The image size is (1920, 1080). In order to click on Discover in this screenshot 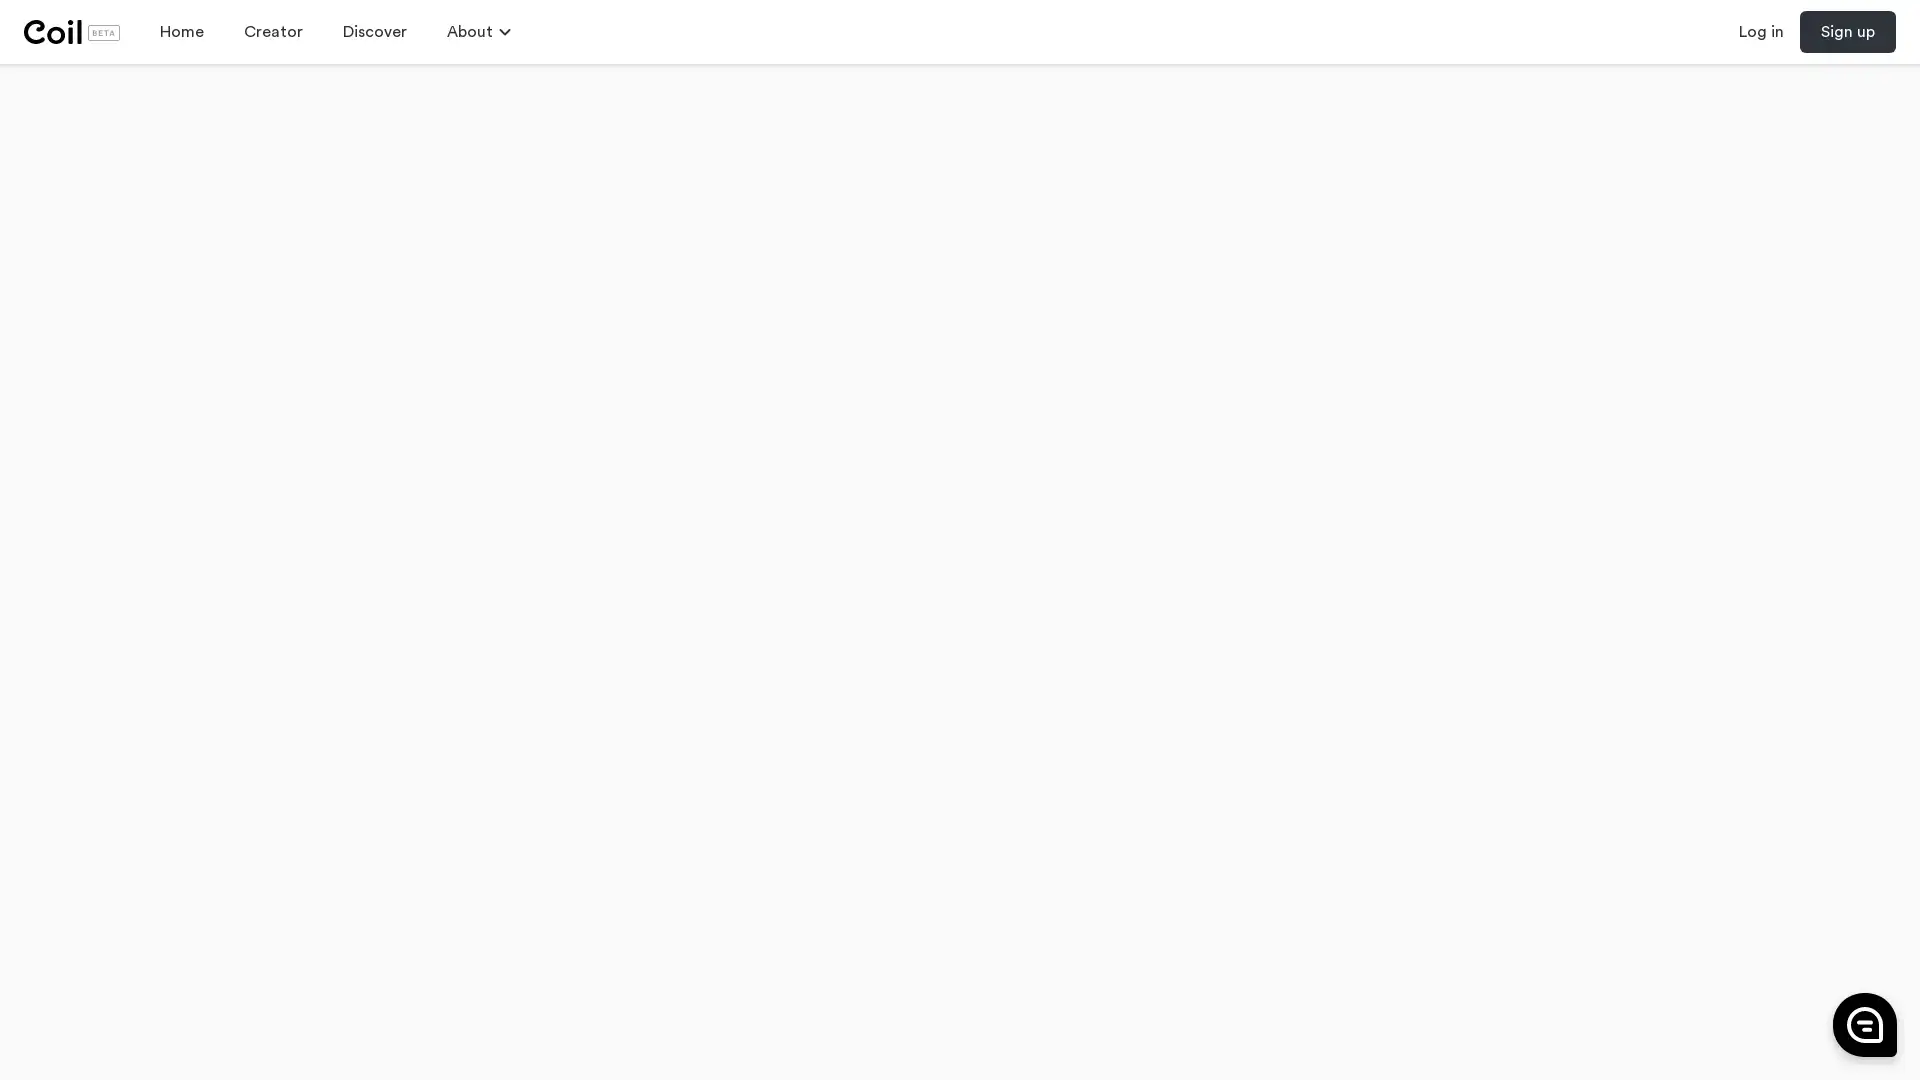, I will do `click(374, 31)`.